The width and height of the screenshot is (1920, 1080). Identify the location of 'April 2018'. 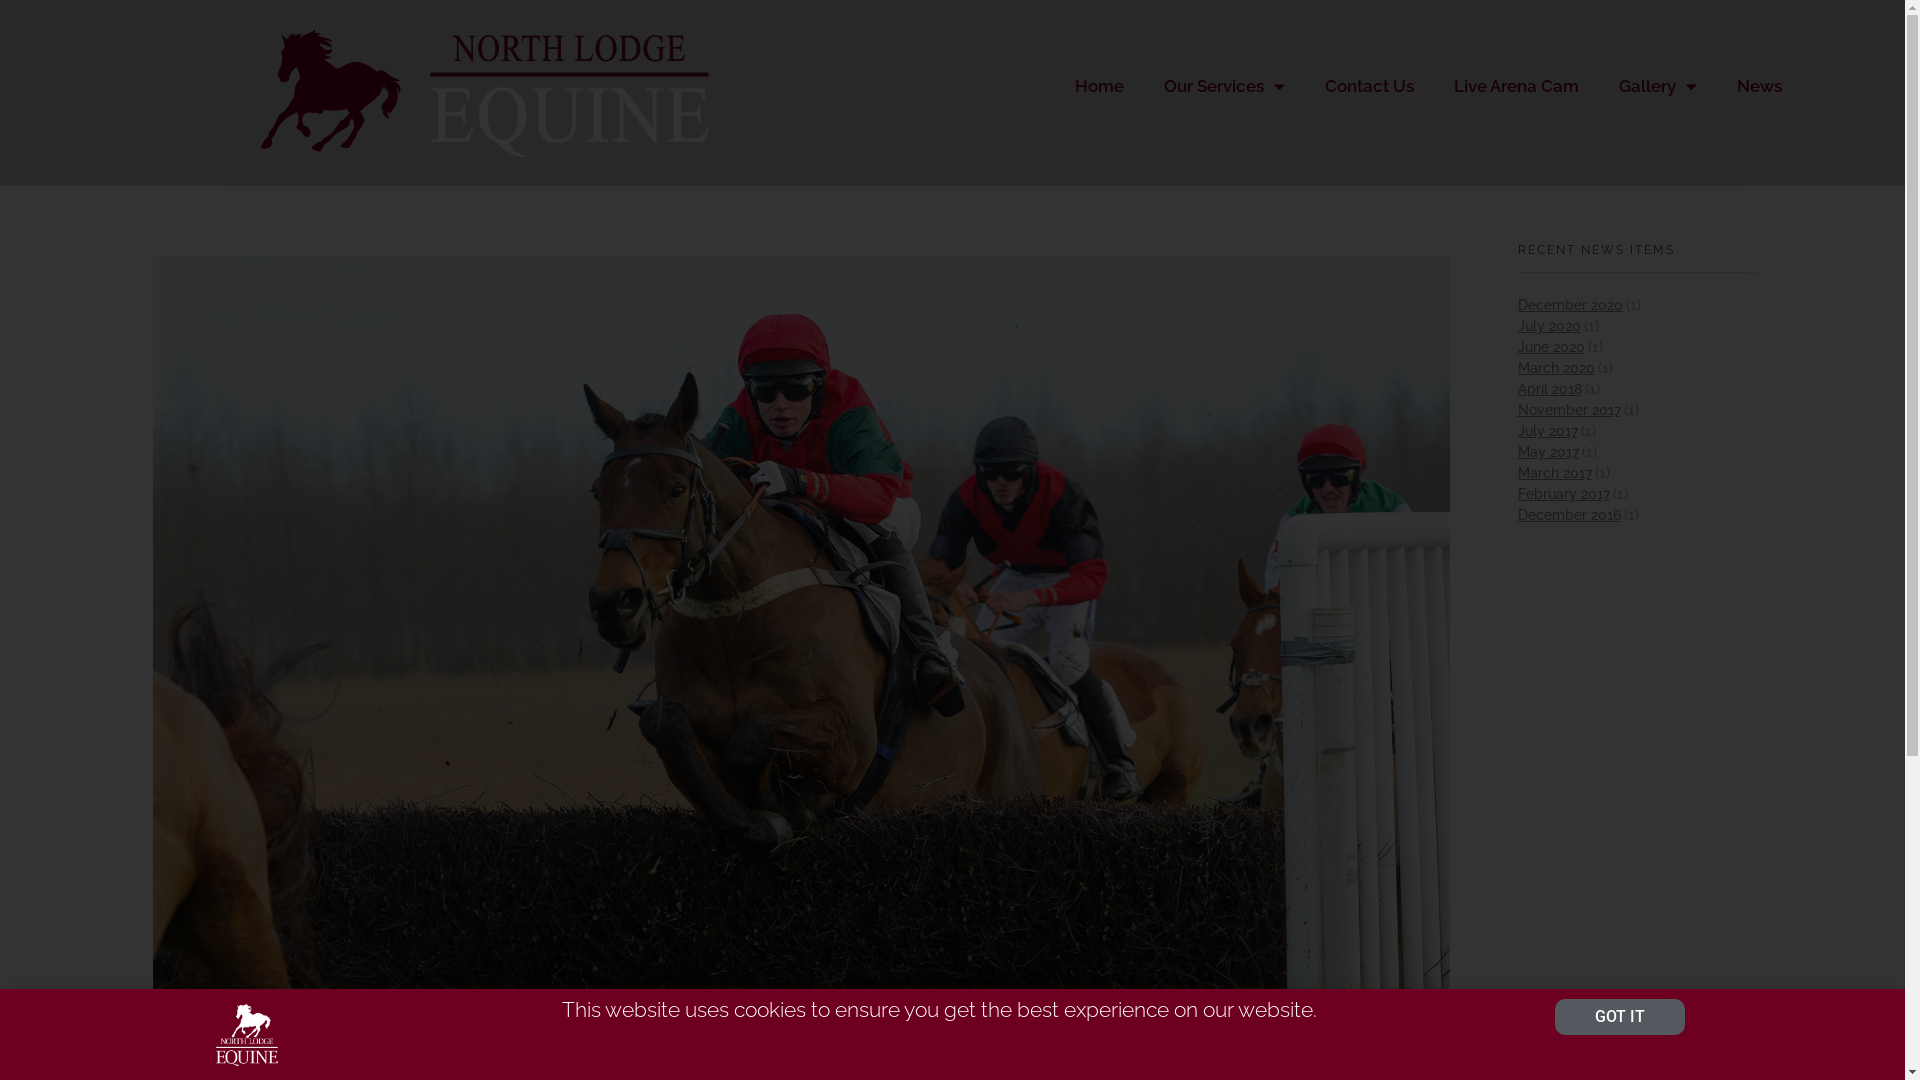
(1549, 389).